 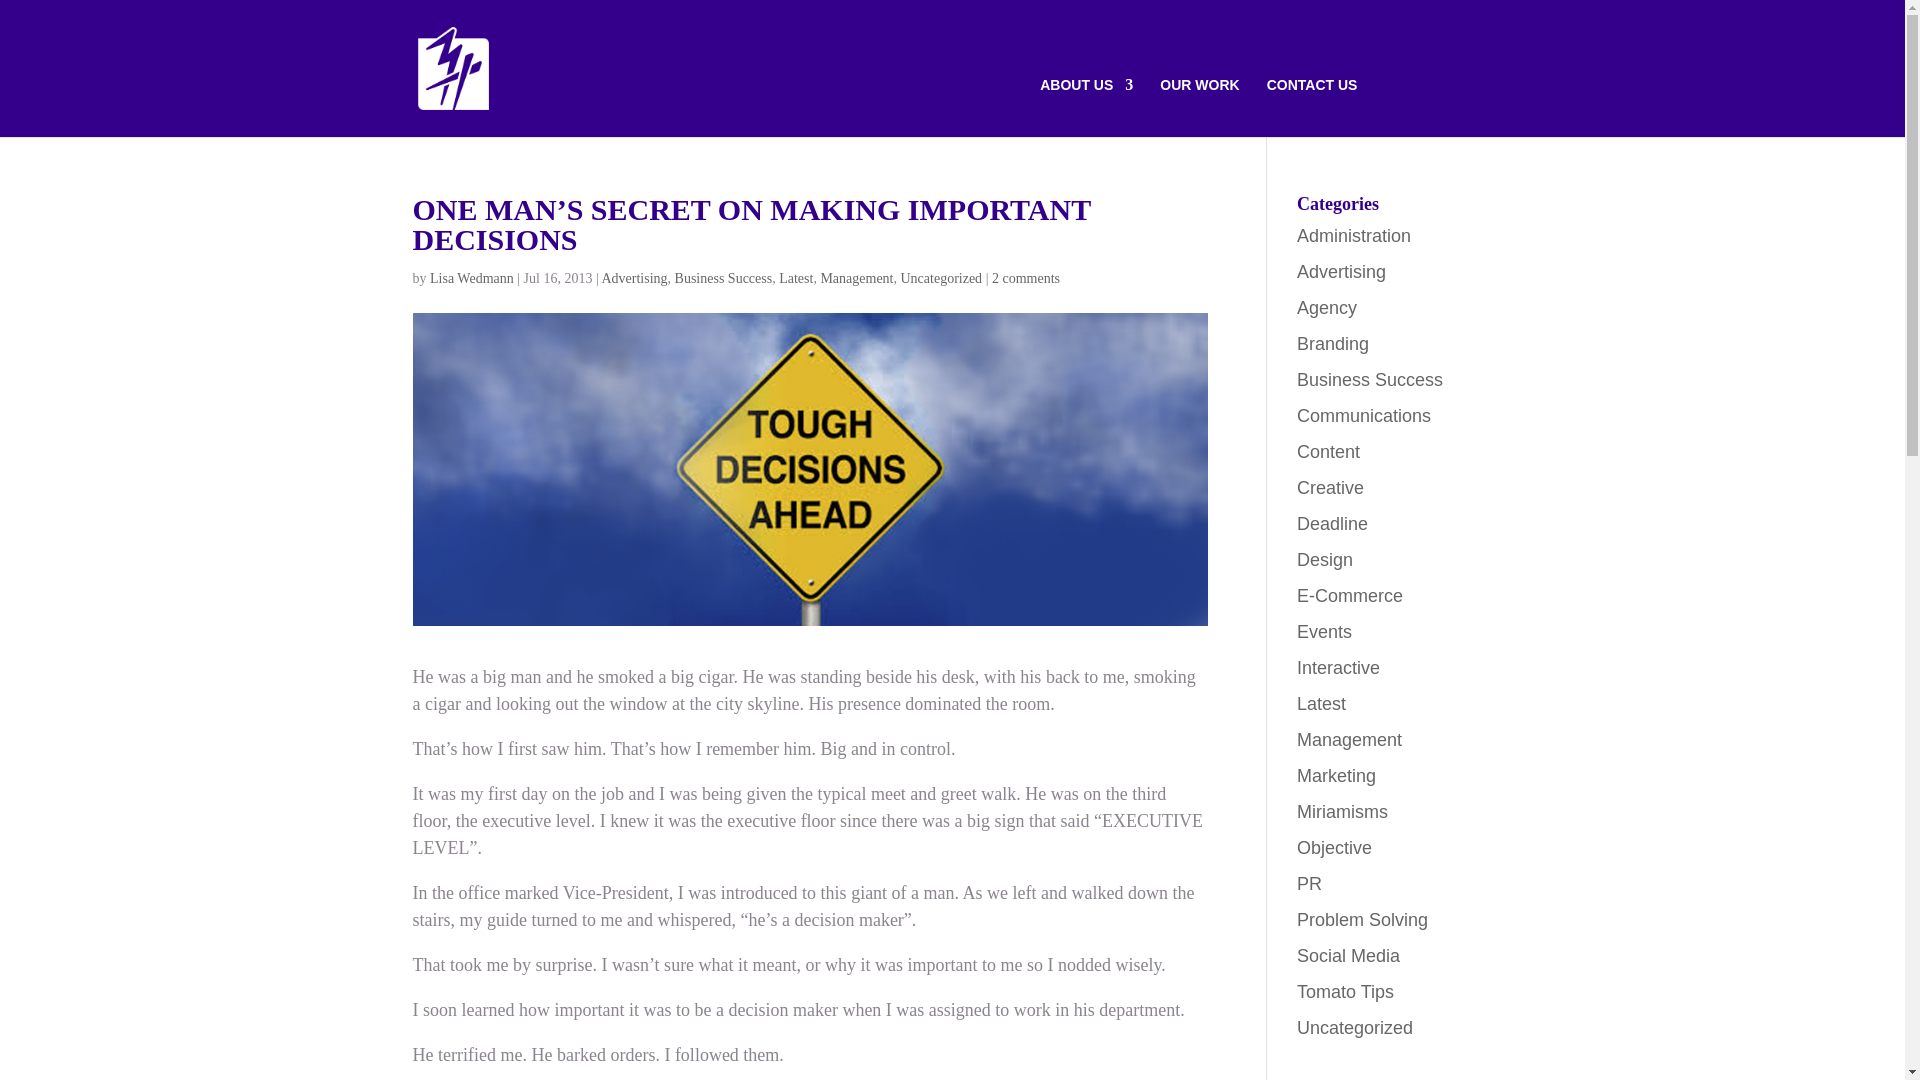 I want to click on 'Deadline', so click(x=1296, y=523).